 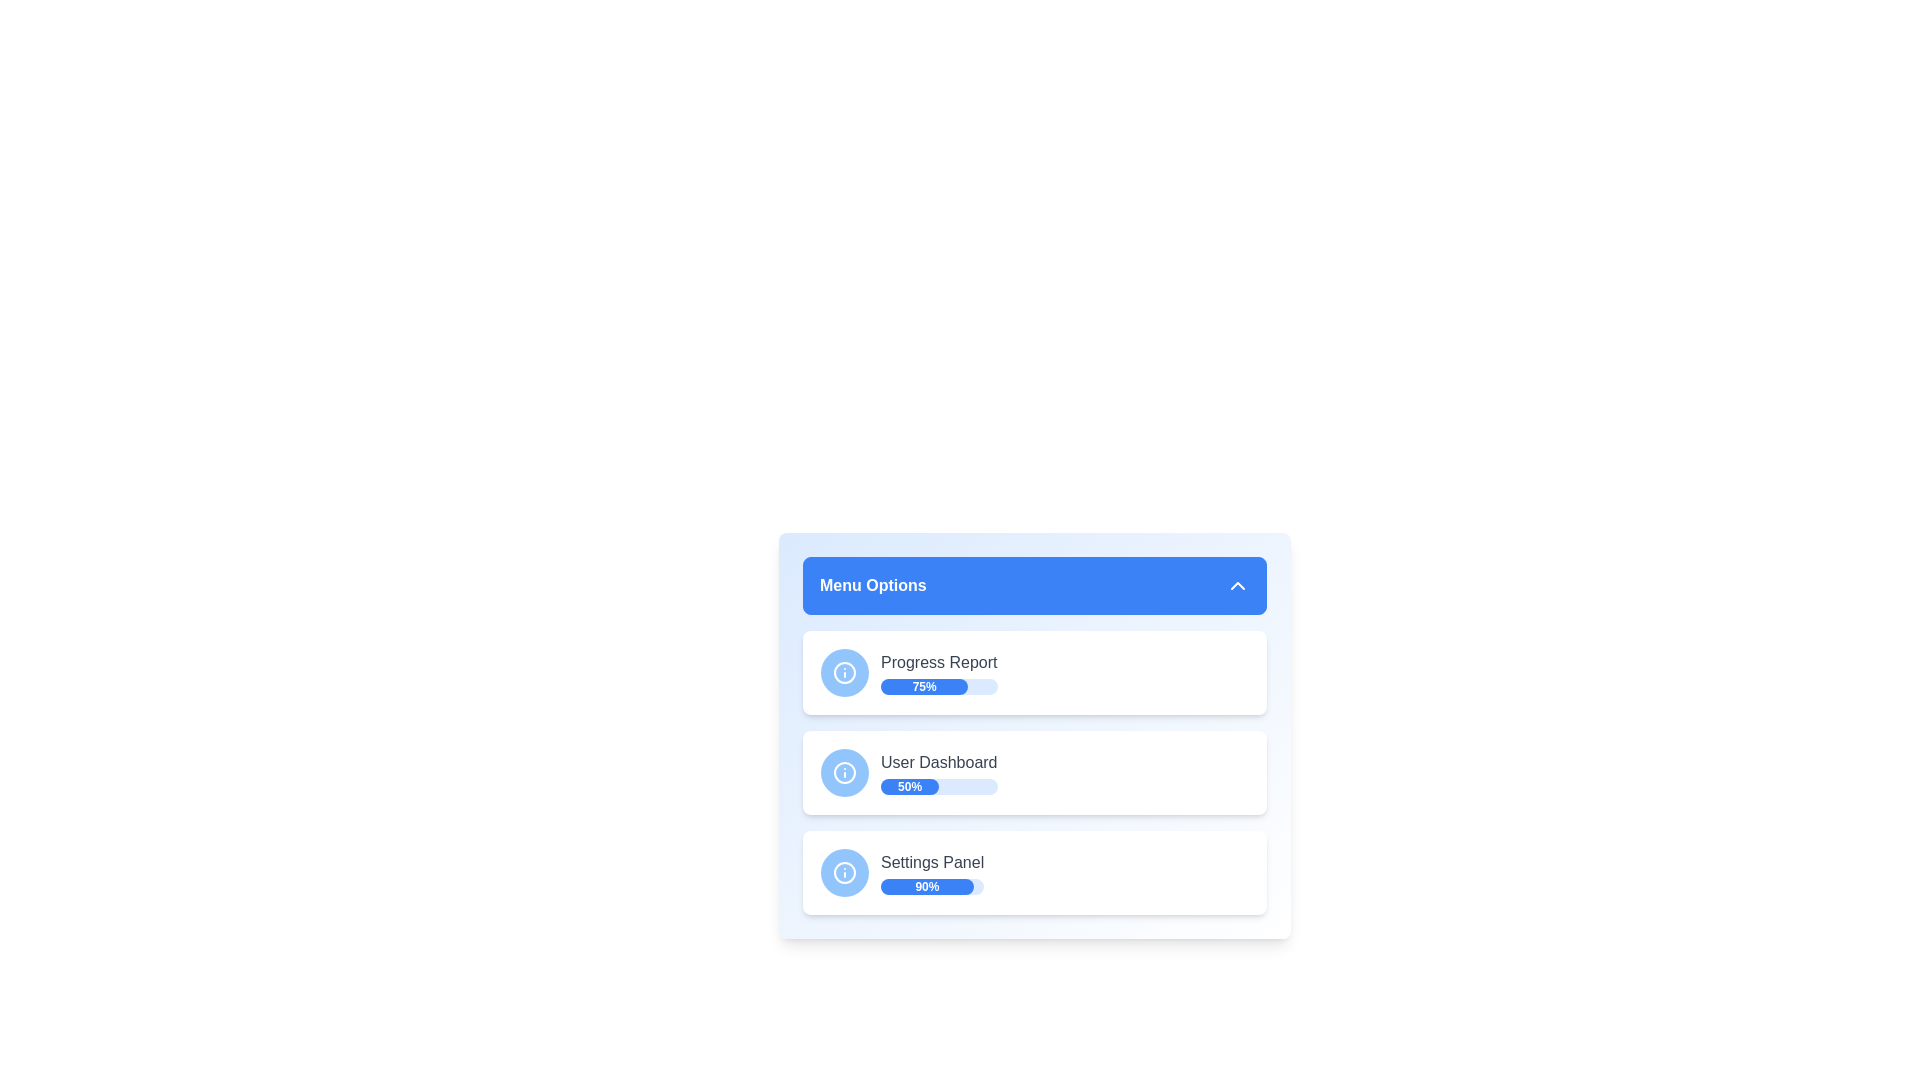 What do you see at coordinates (1035, 871) in the screenshot?
I see `the menu item corresponding to Settings Panel` at bounding box center [1035, 871].